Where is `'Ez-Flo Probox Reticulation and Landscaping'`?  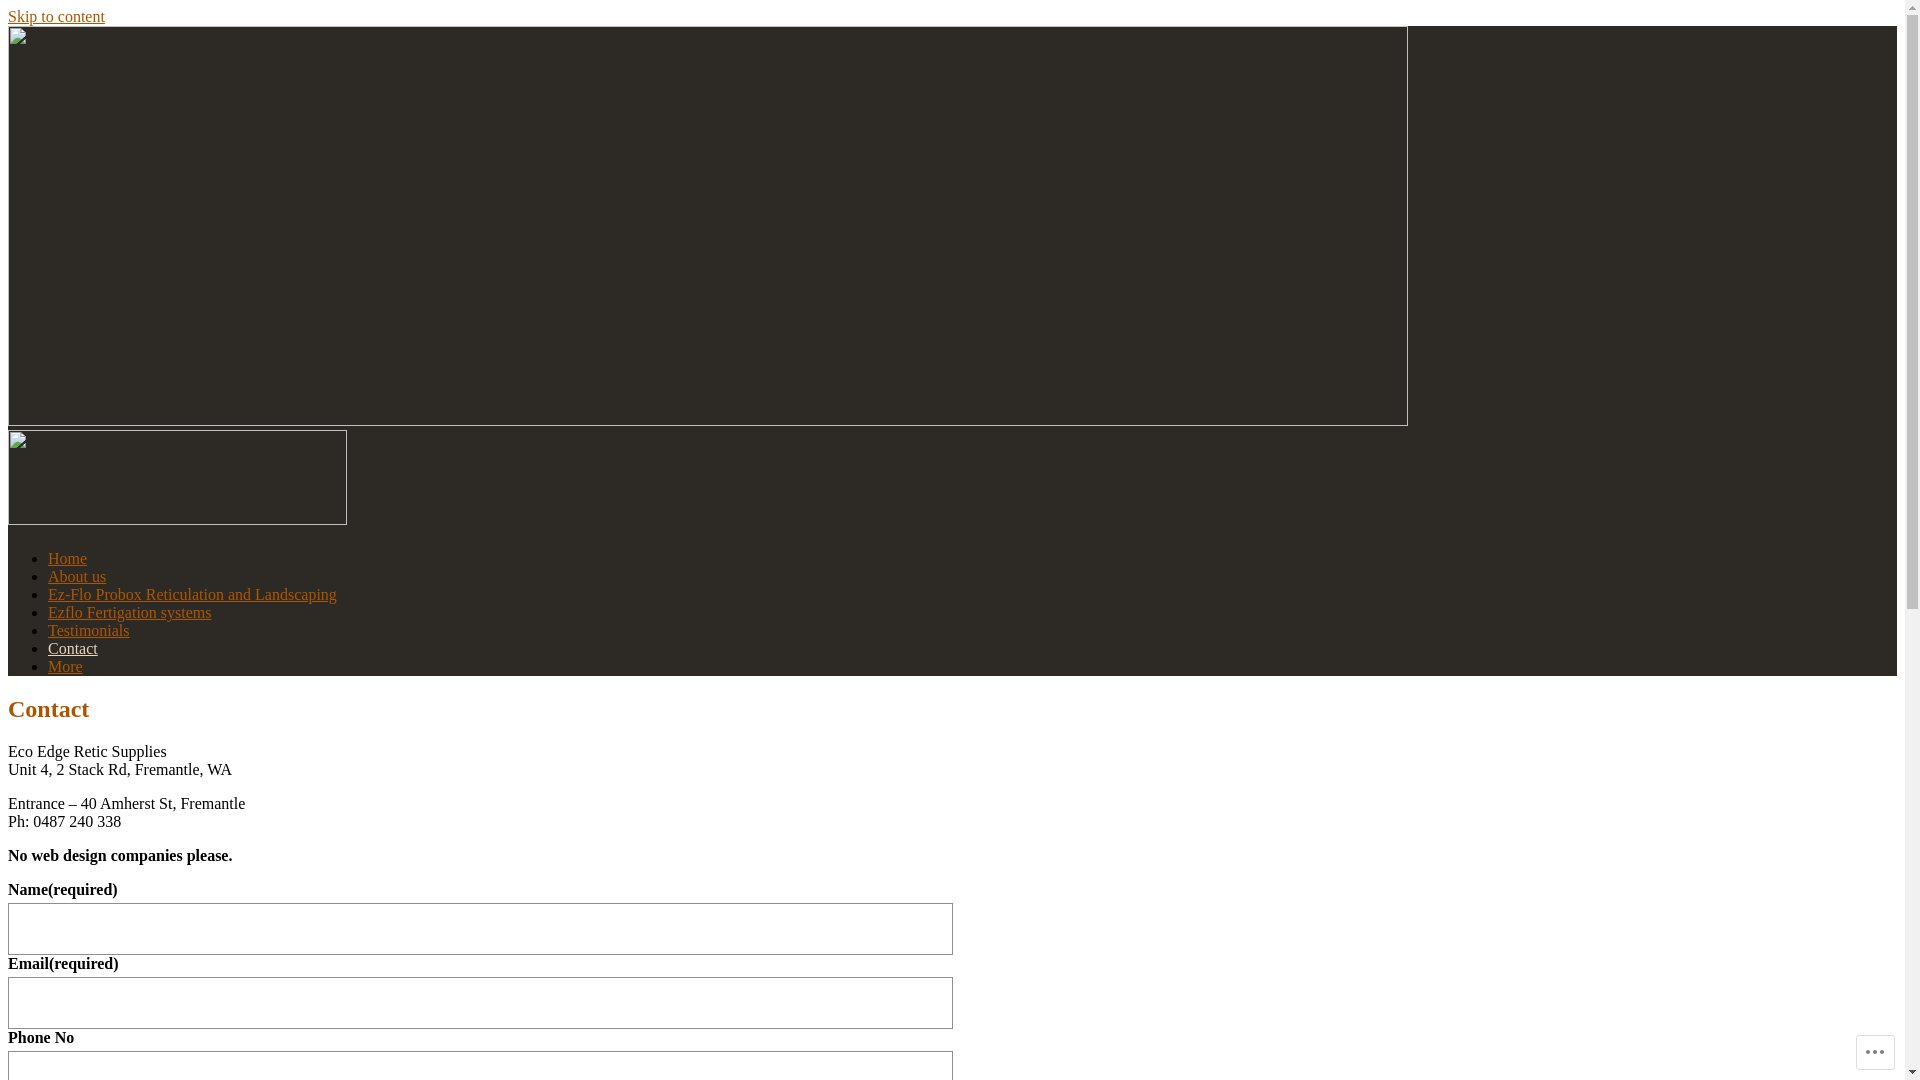
'Ez-Flo Probox Reticulation and Landscaping' is located at coordinates (192, 593).